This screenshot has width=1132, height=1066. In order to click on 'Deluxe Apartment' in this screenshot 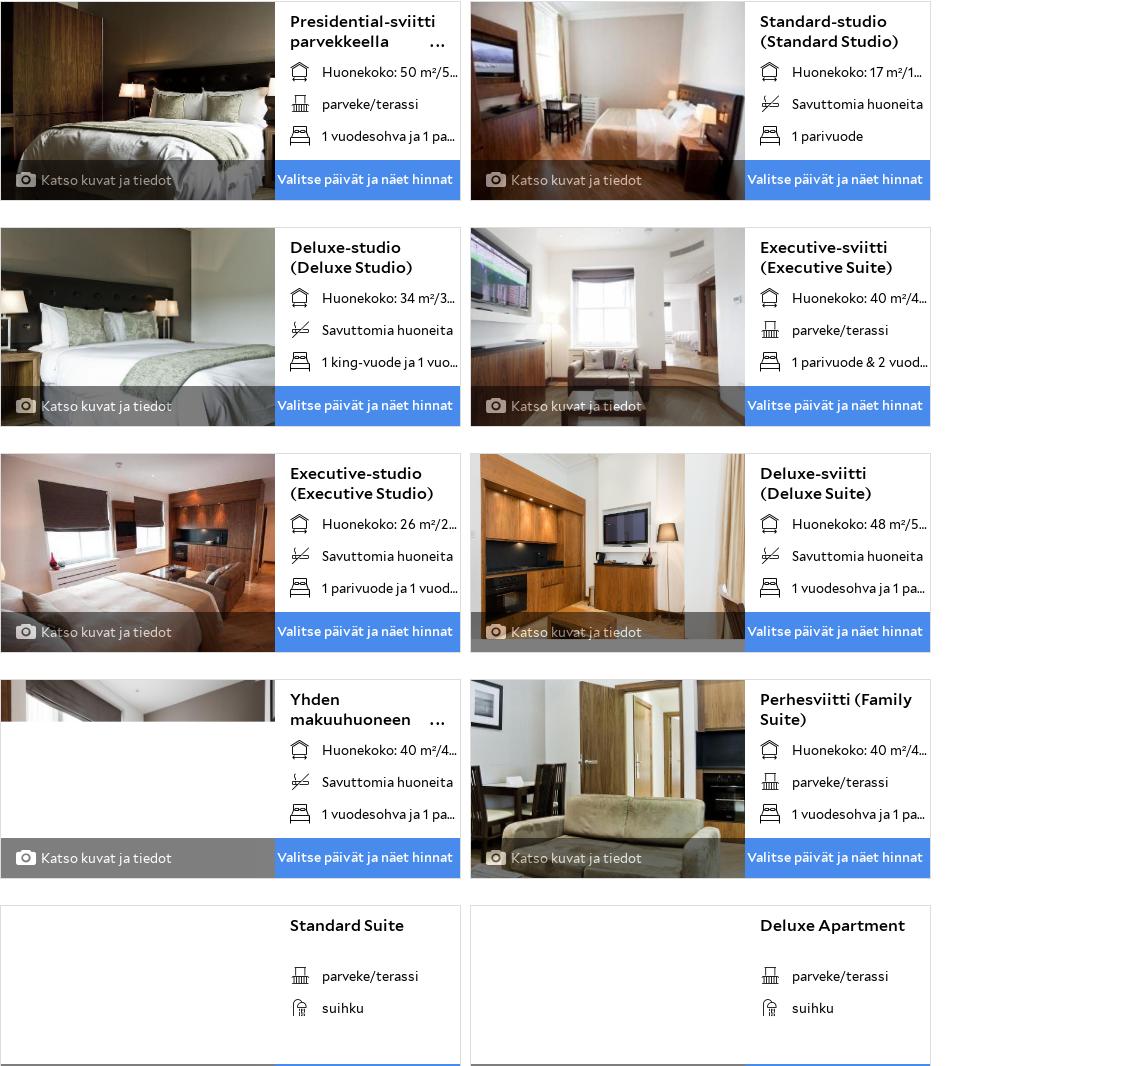, I will do `click(831, 925)`.